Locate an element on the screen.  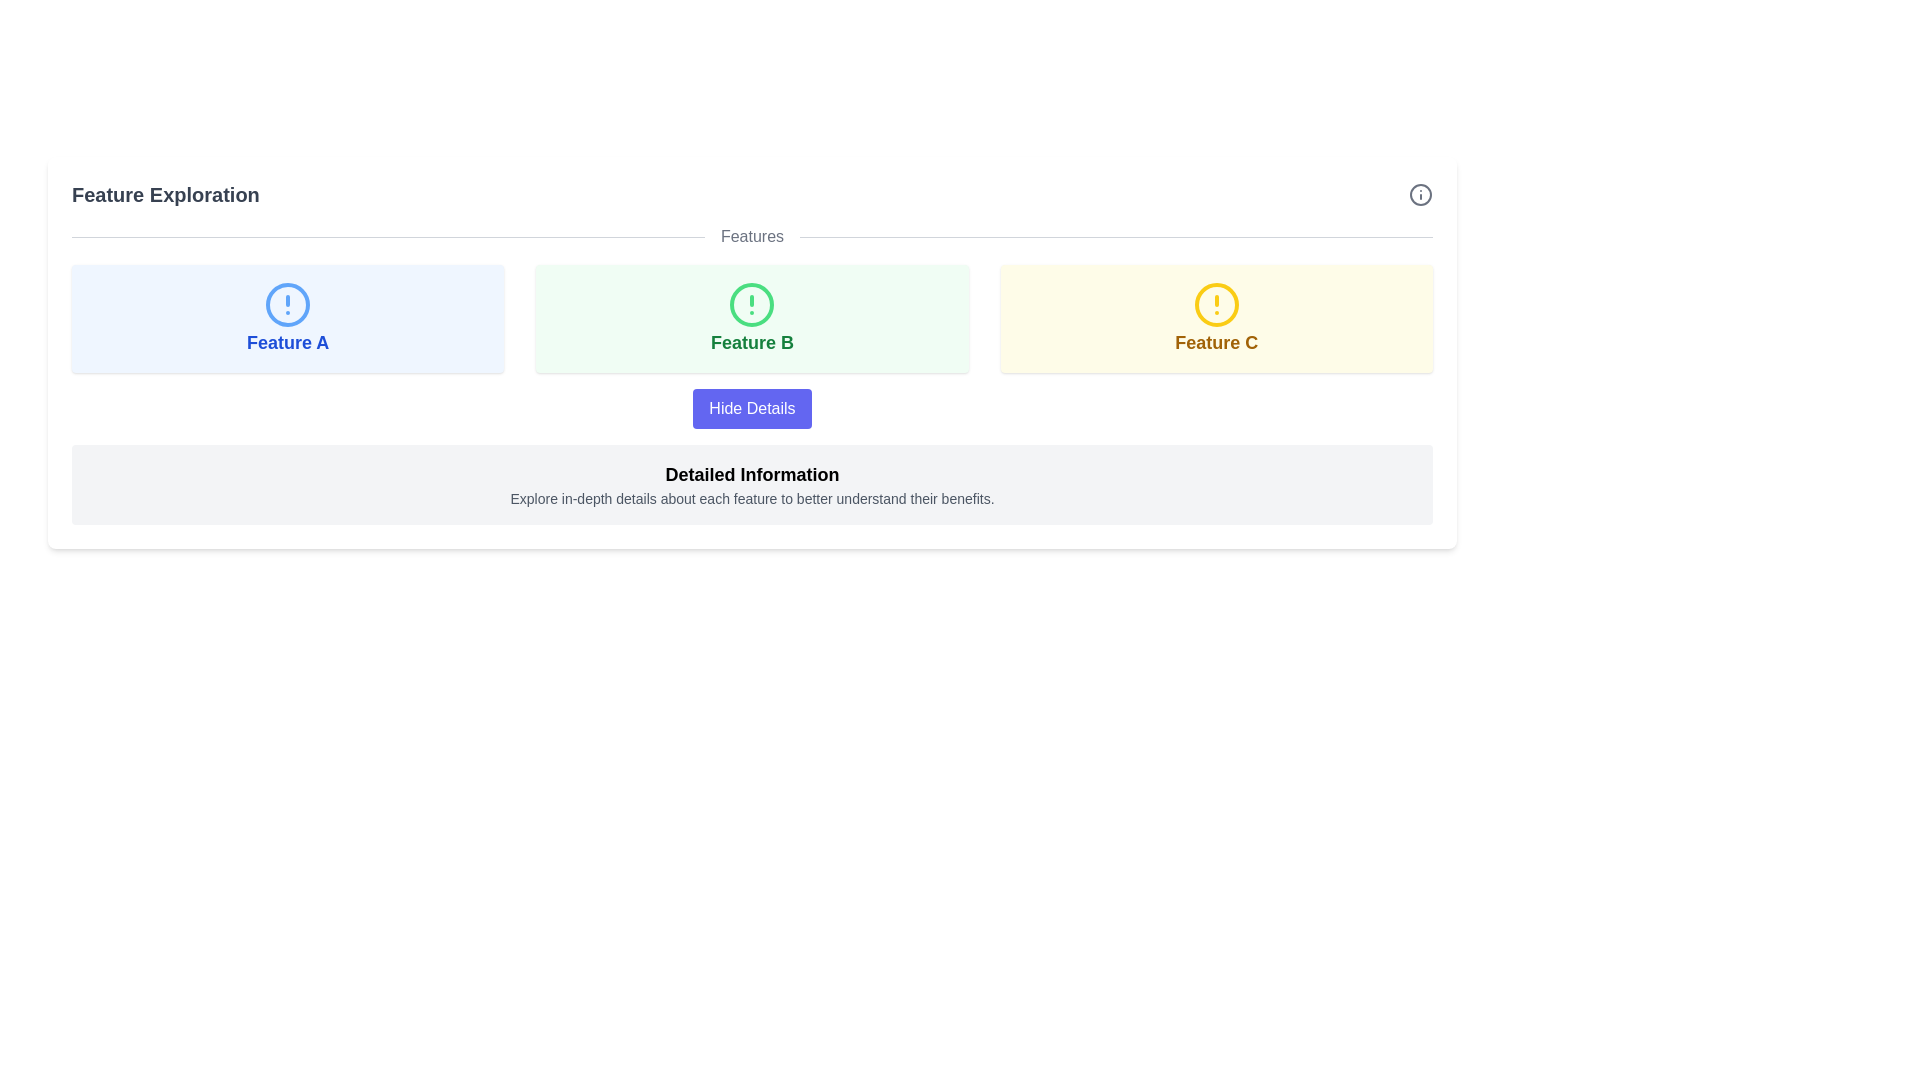
the 'Features' text label which is styled in gray and positioned between two horizontal divider lines is located at coordinates (751, 235).